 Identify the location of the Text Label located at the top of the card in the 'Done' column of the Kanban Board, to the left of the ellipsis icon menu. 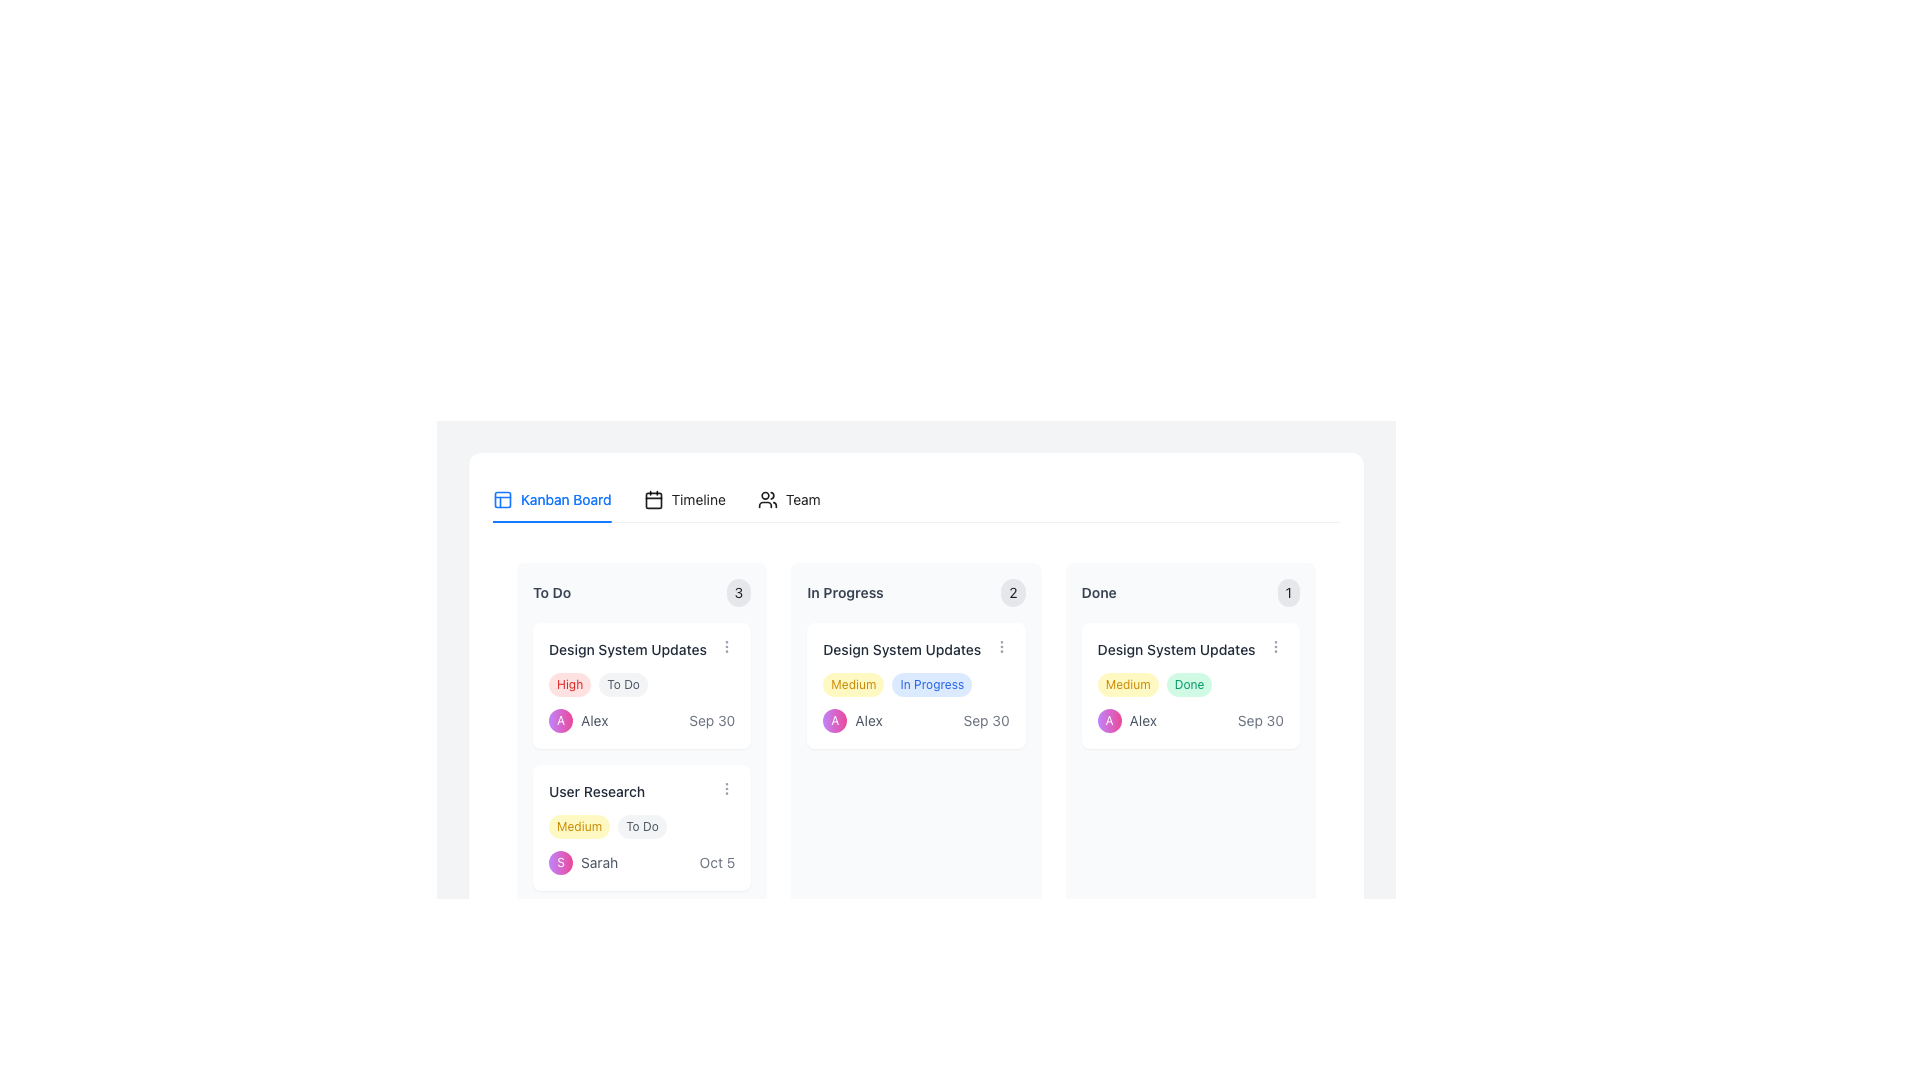
(1176, 650).